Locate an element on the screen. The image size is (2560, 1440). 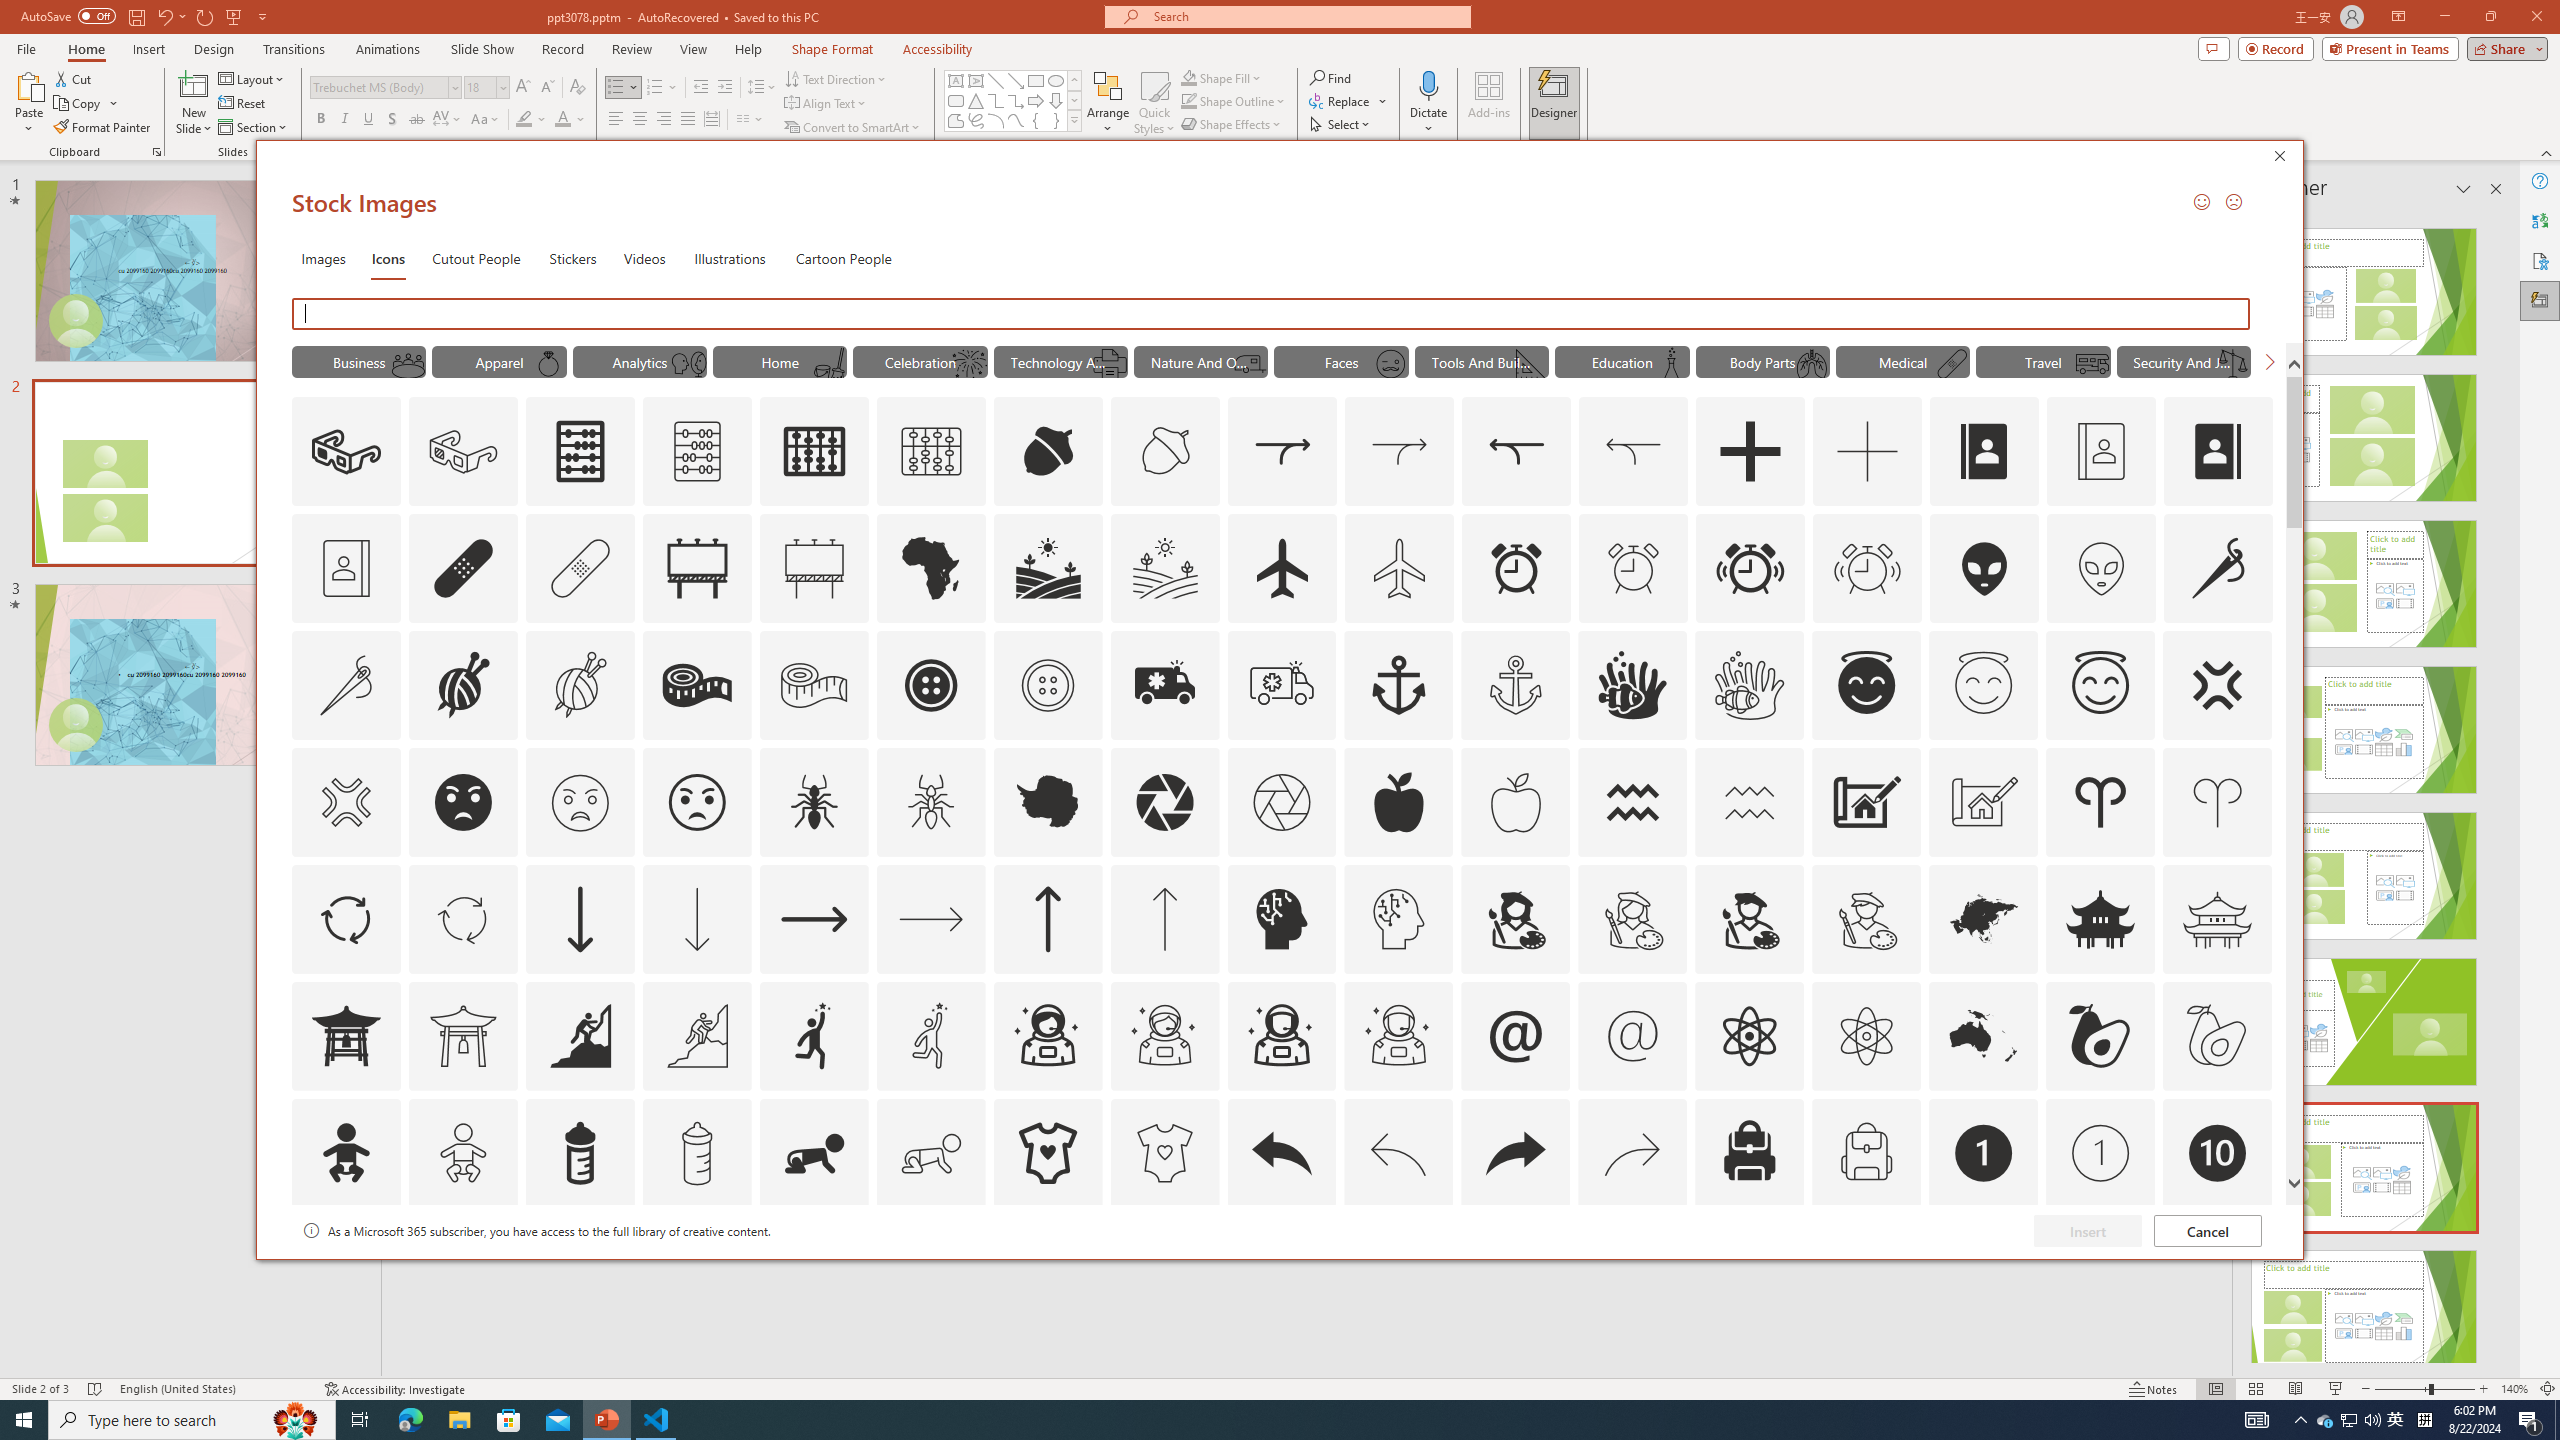
'AutomationID: Icons_ArtistFemale_M' is located at coordinates (1632, 918).